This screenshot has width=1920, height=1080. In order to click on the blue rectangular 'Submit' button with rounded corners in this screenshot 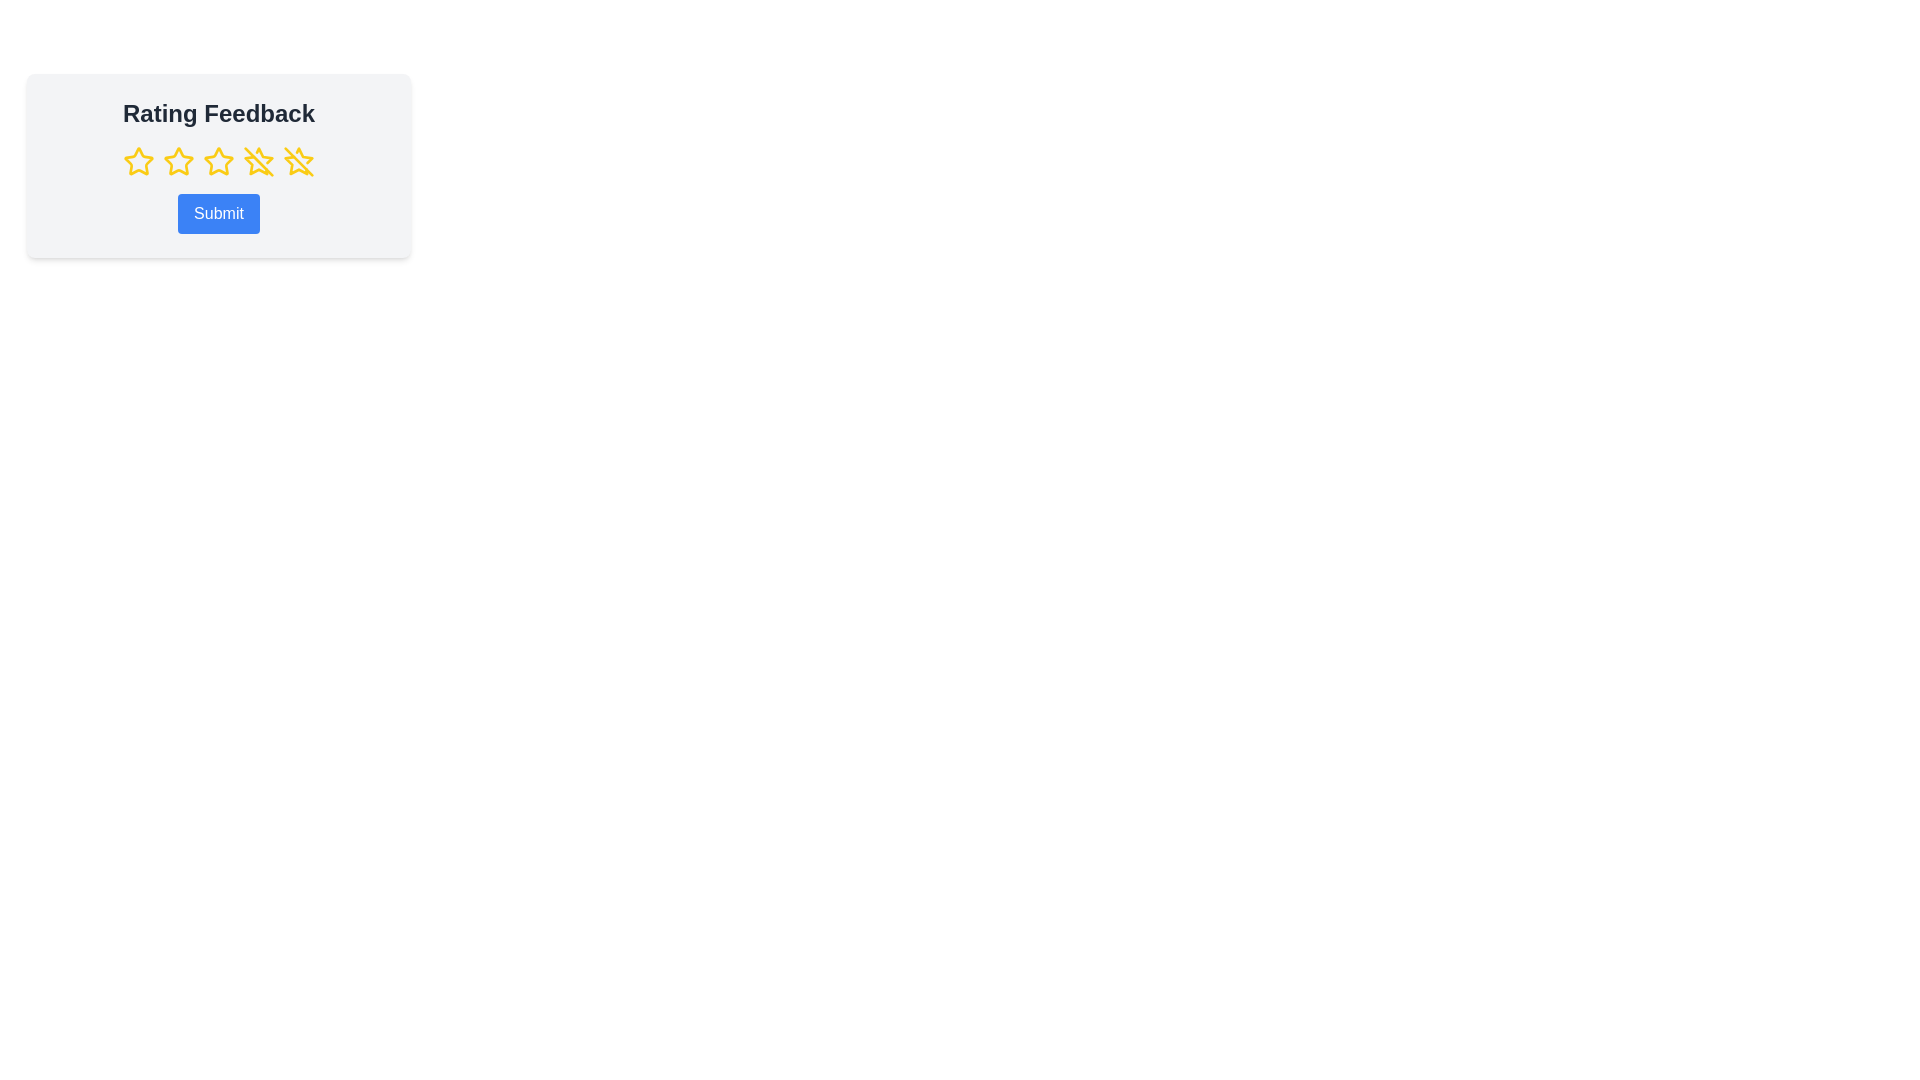, I will do `click(219, 213)`.